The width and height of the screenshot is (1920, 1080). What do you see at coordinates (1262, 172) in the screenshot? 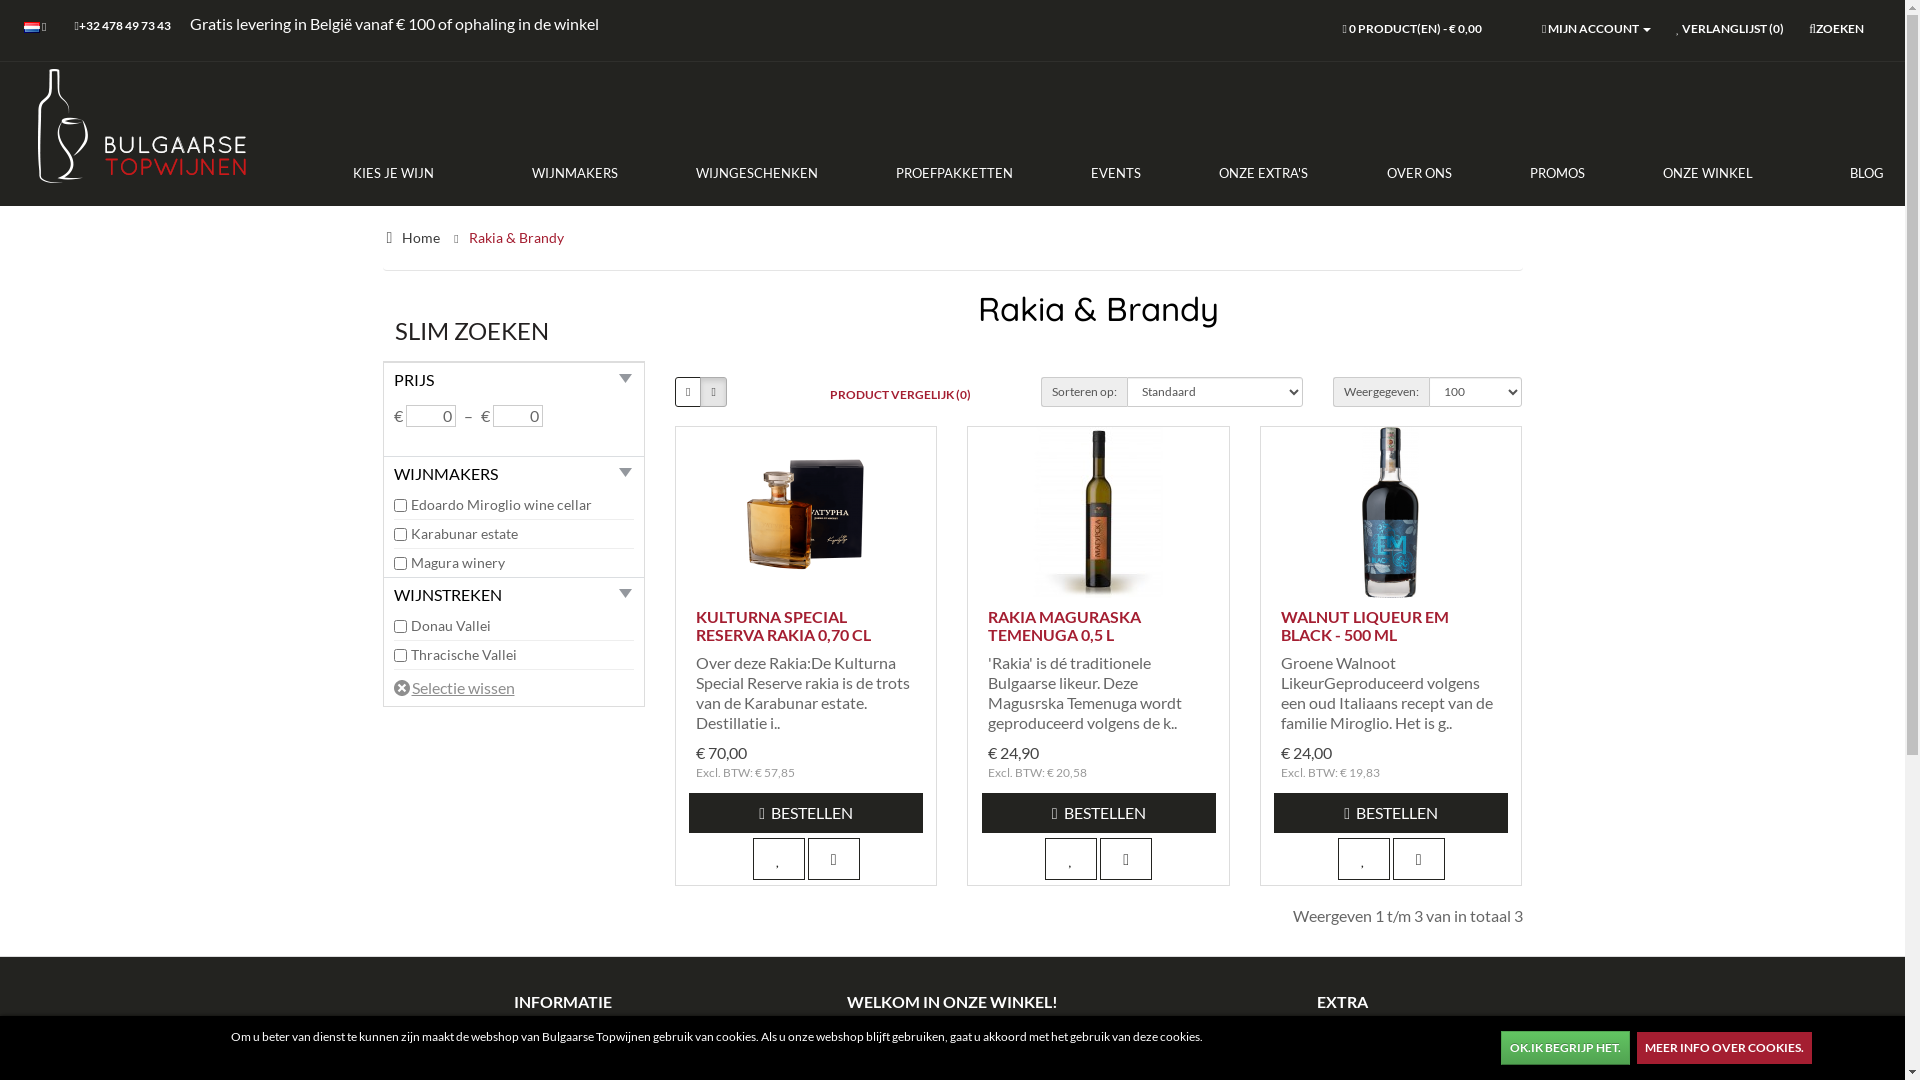
I see `'ONZE EXTRA'S'` at bounding box center [1262, 172].